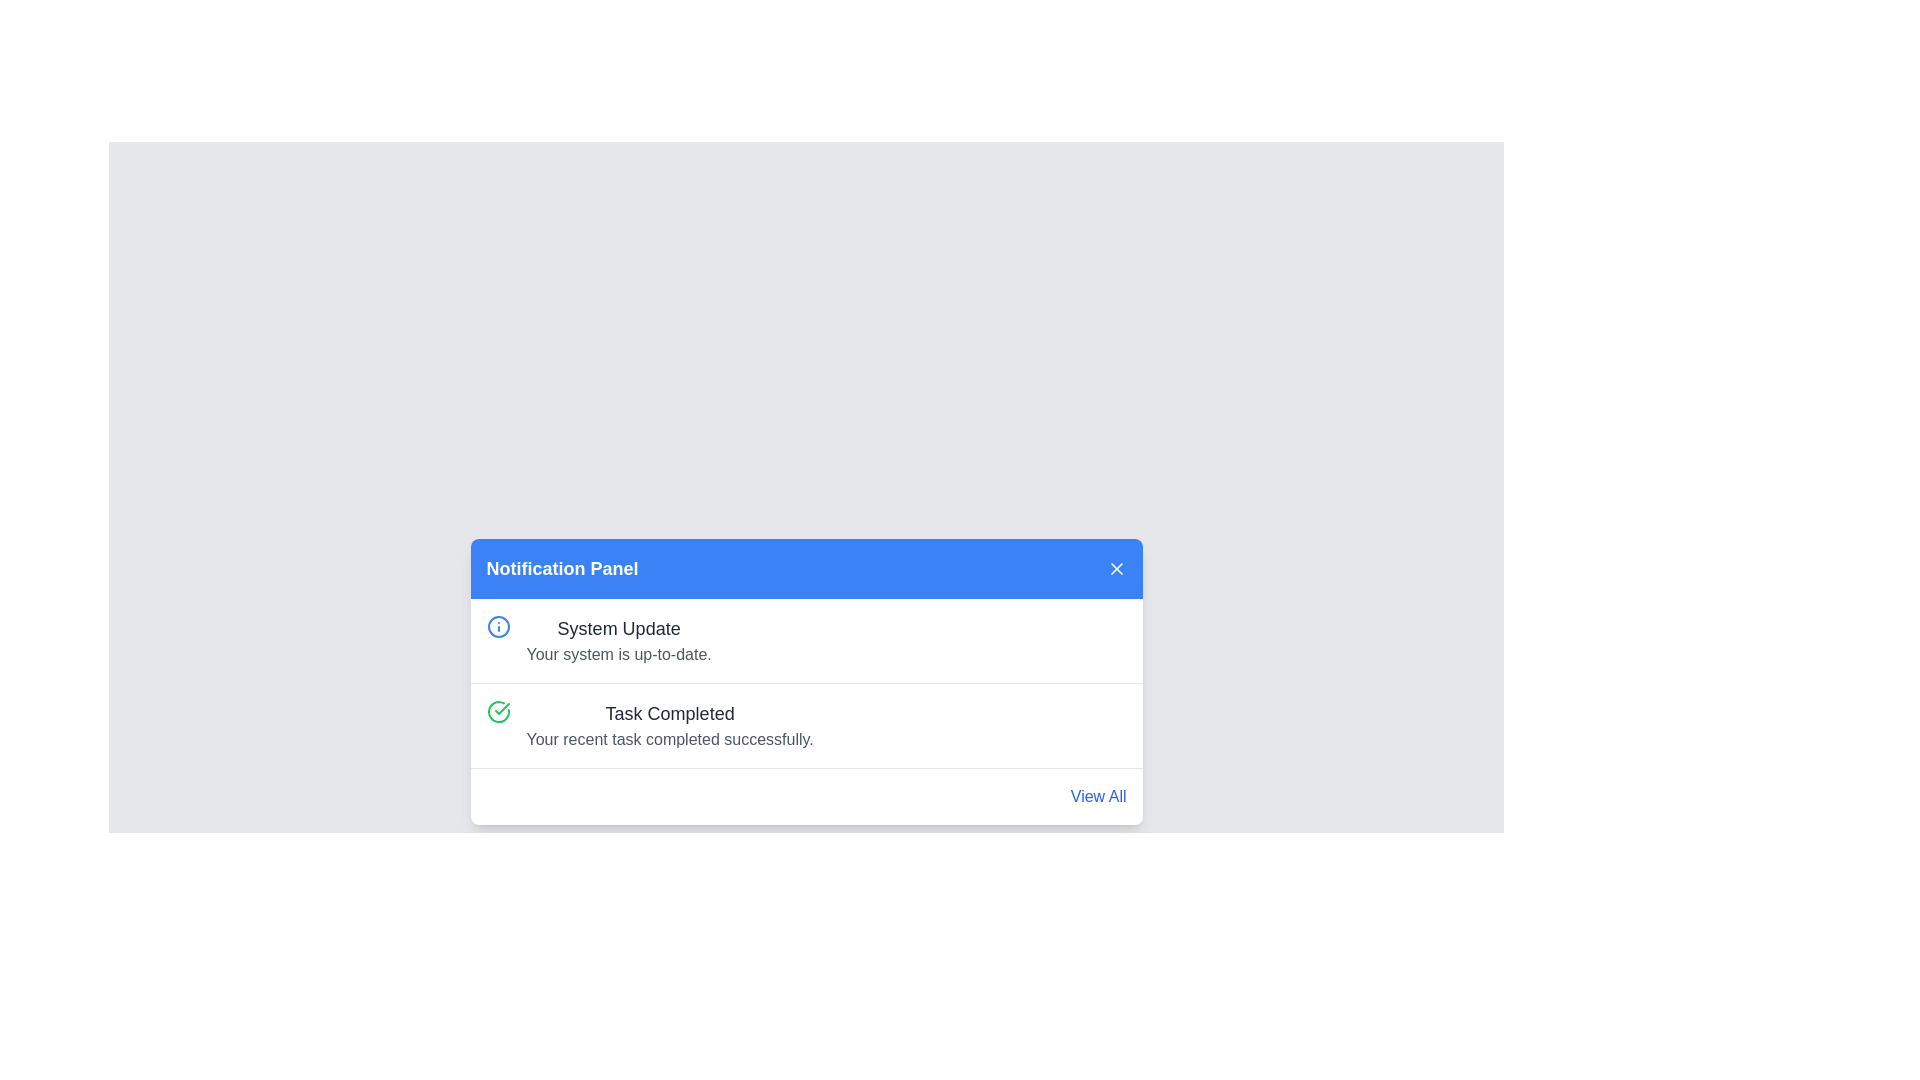 This screenshot has width=1920, height=1080. Describe the element at coordinates (618, 627) in the screenshot. I see `the text label that serves as a title for the system update description, located at the top-left corner inside the notification panel, below the 'Notification Panel' header` at that location.